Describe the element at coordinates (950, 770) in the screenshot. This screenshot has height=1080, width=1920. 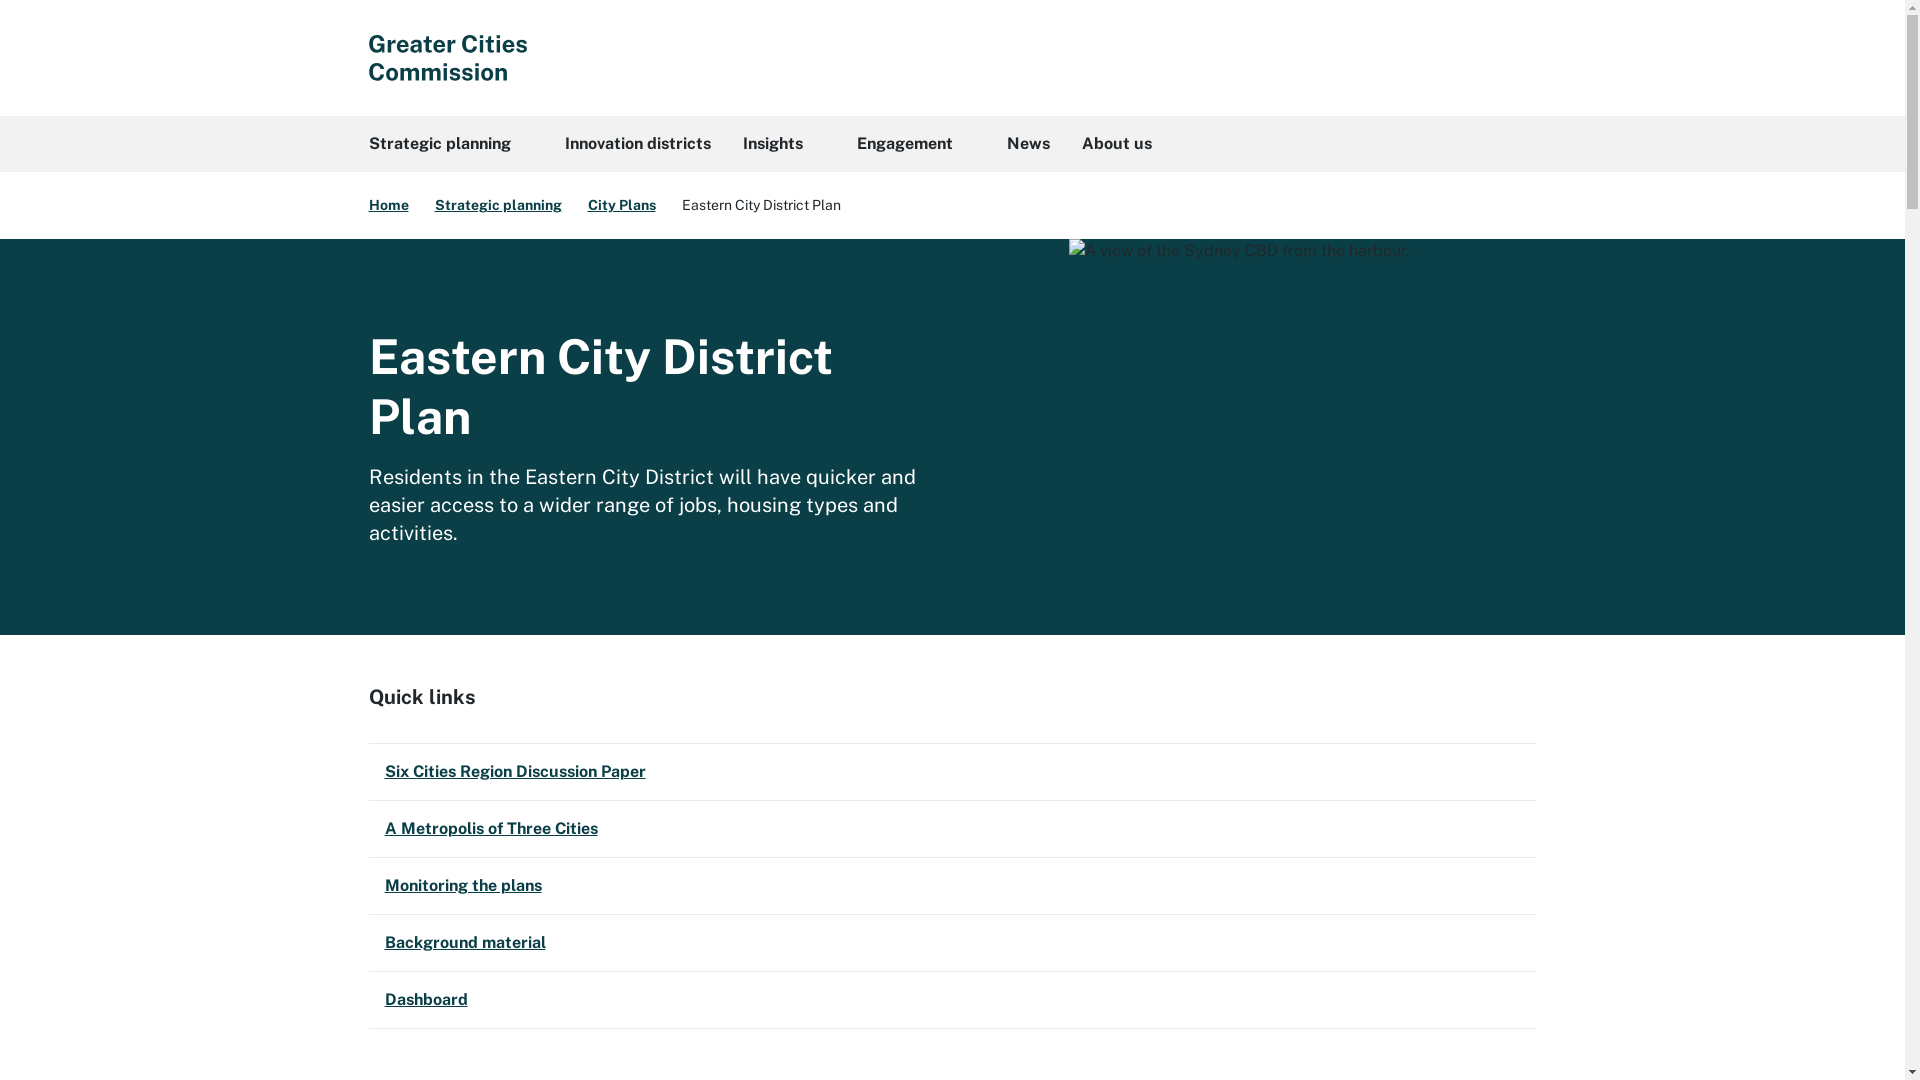
I see `'Six Cities Region Discussion Paper'` at that location.